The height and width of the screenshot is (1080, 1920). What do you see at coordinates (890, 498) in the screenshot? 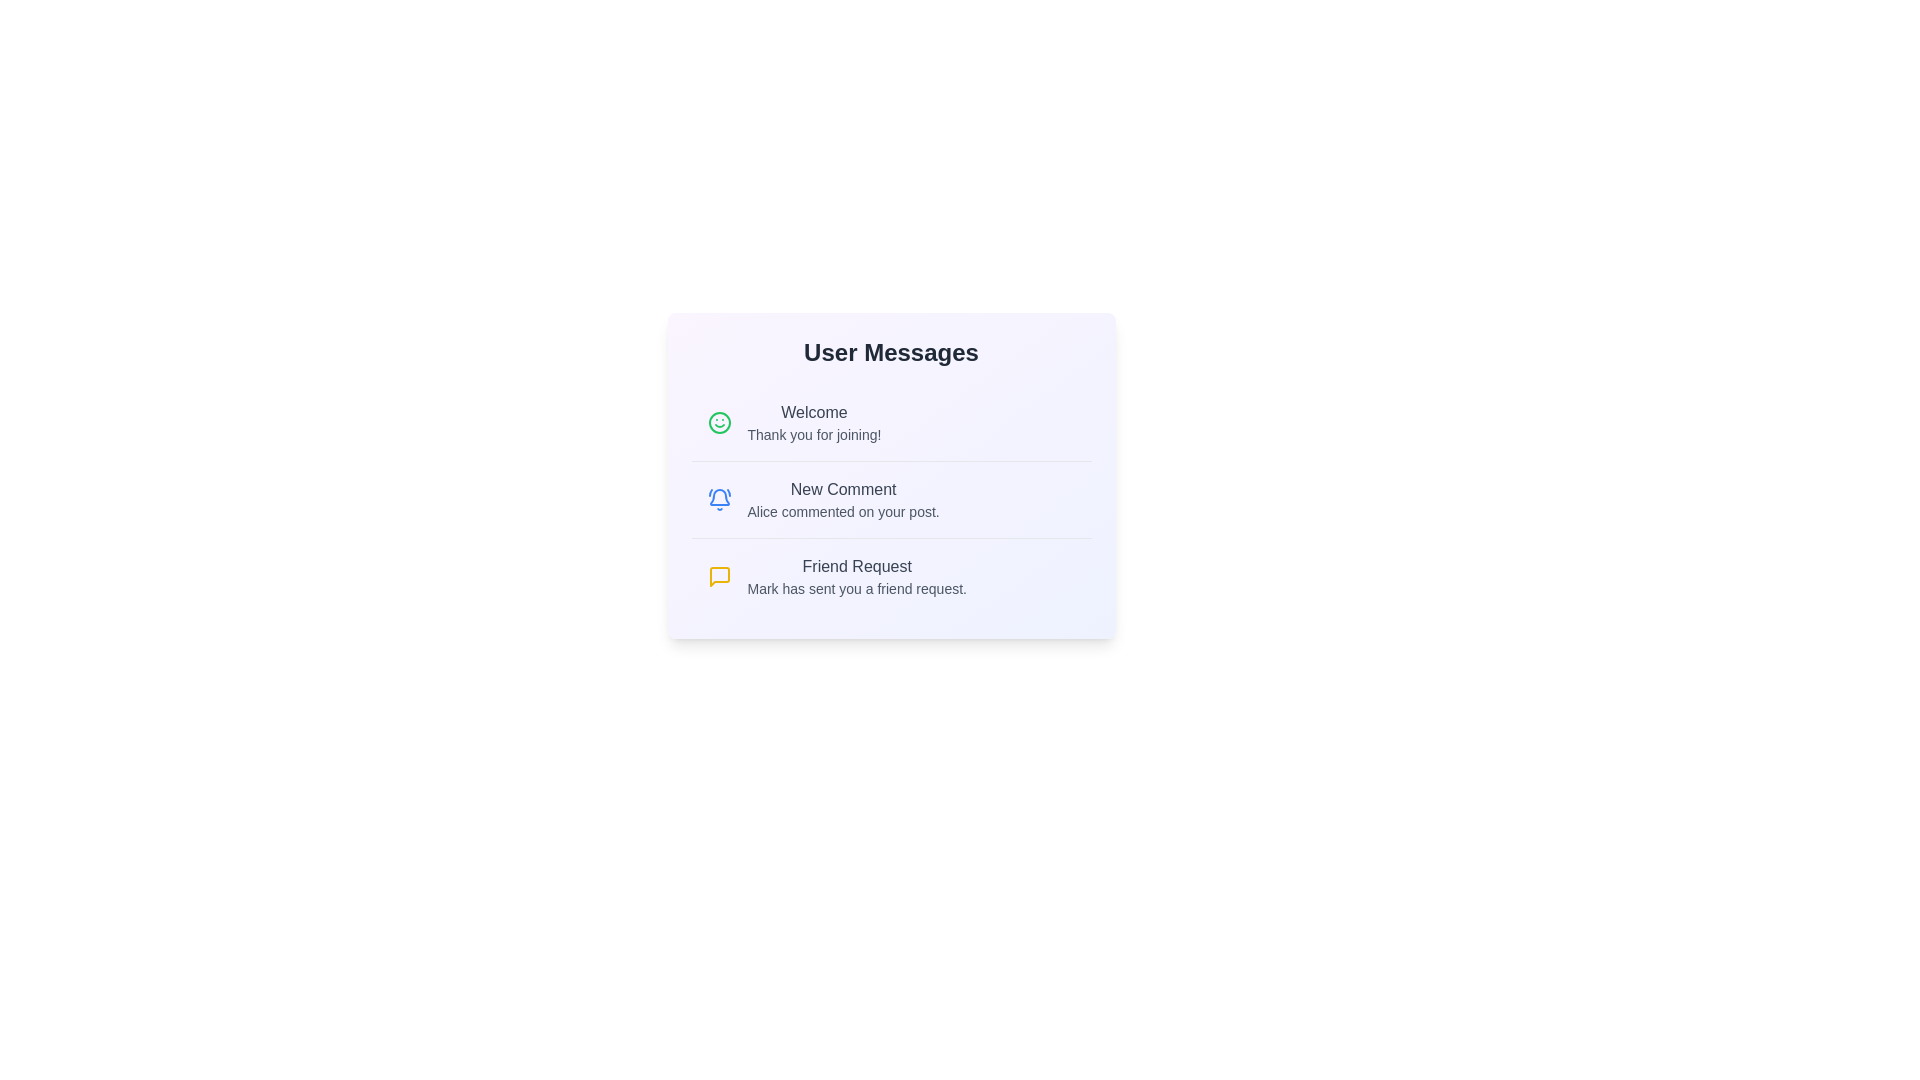
I see `the message item titled 'New Comment'` at bounding box center [890, 498].